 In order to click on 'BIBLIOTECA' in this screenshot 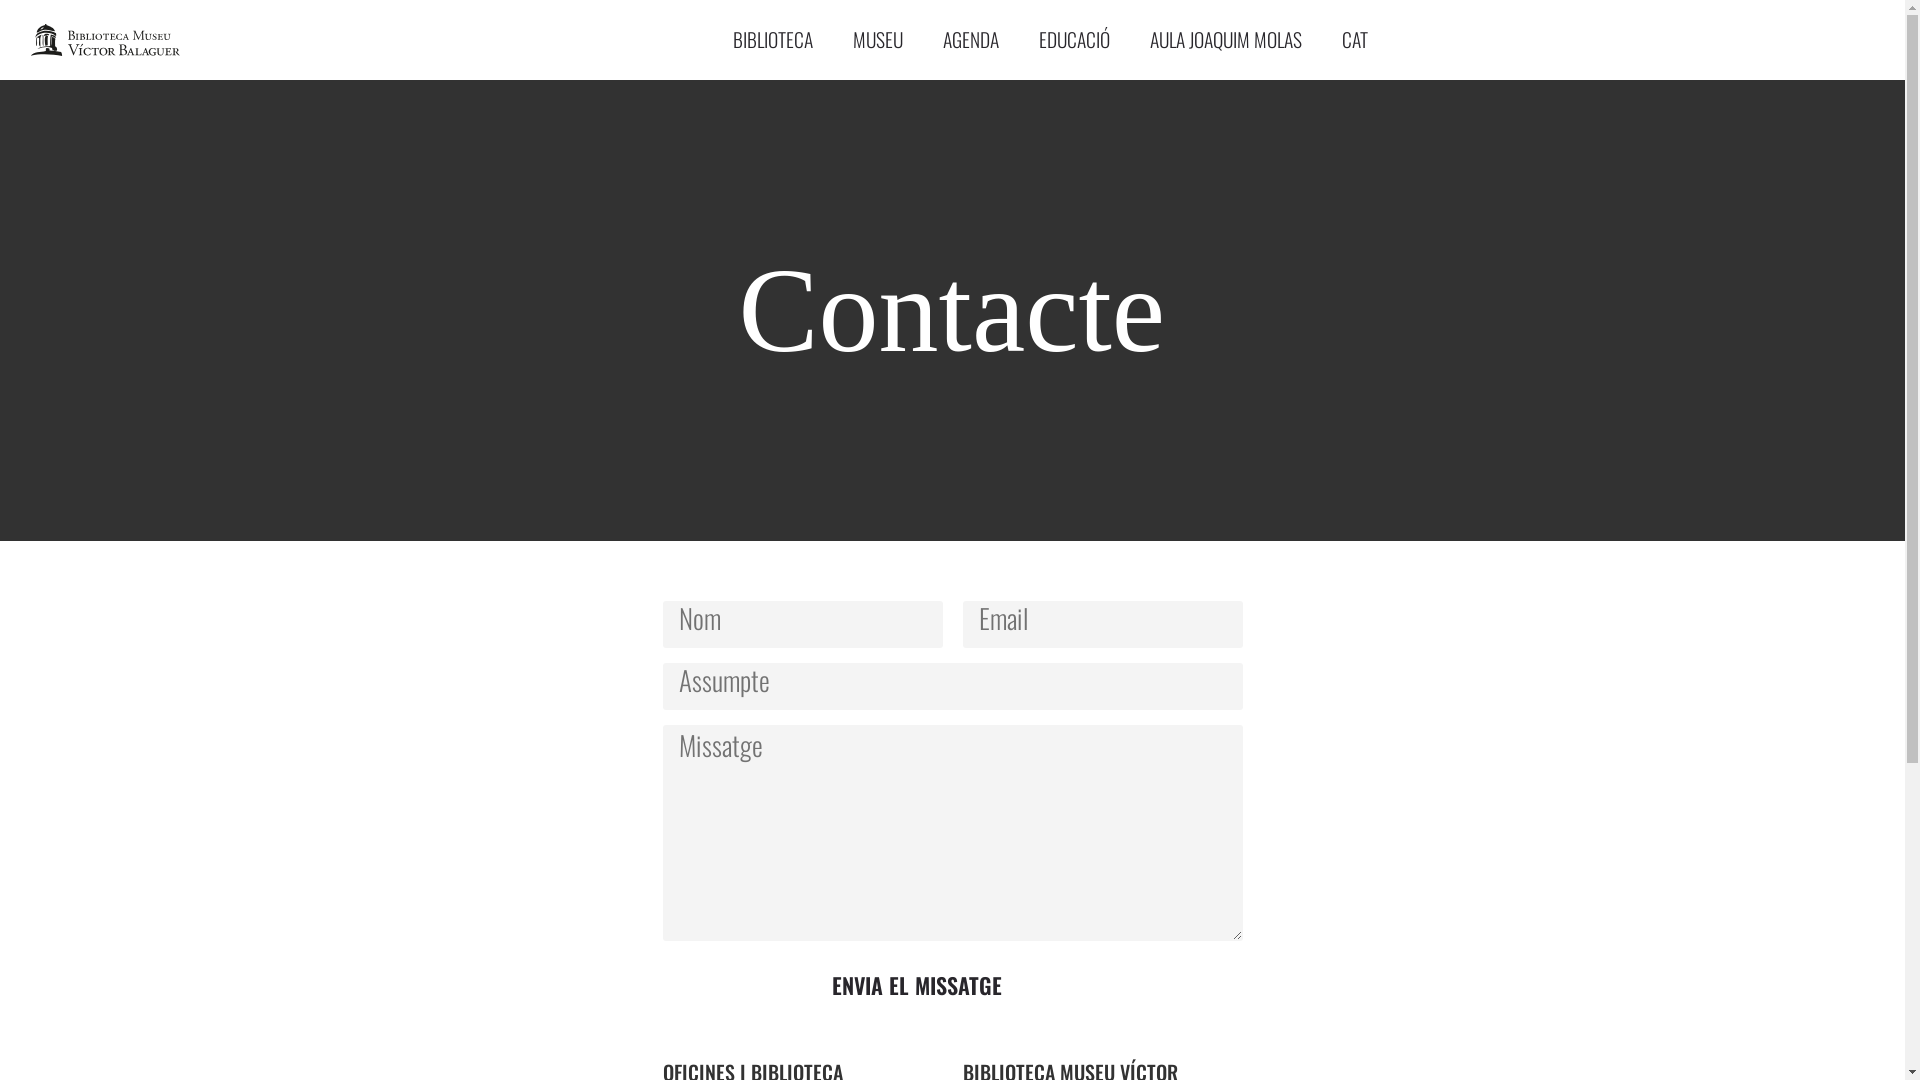, I will do `click(713, 39)`.